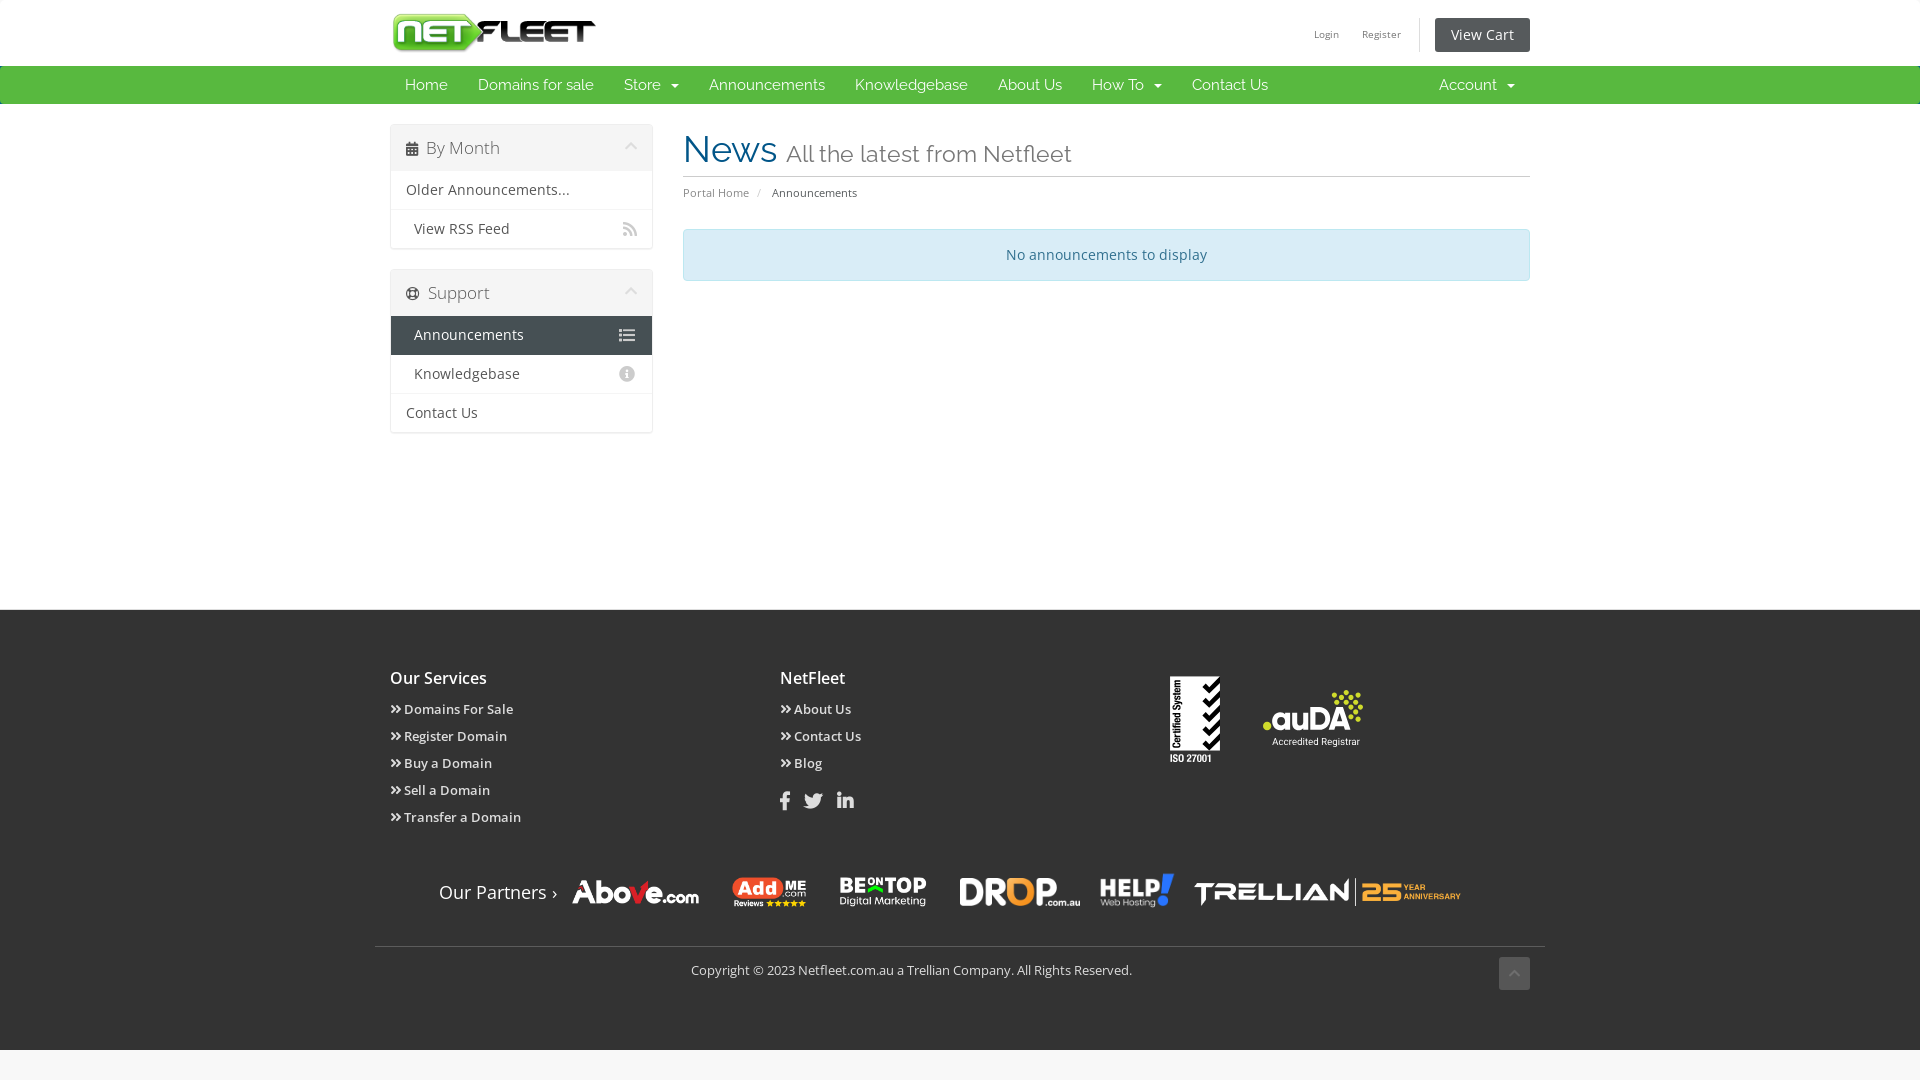  What do you see at coordinates (521, 190) in the screenshot?
I see `'Older Announcements...'` at bounding box center [521, 190].